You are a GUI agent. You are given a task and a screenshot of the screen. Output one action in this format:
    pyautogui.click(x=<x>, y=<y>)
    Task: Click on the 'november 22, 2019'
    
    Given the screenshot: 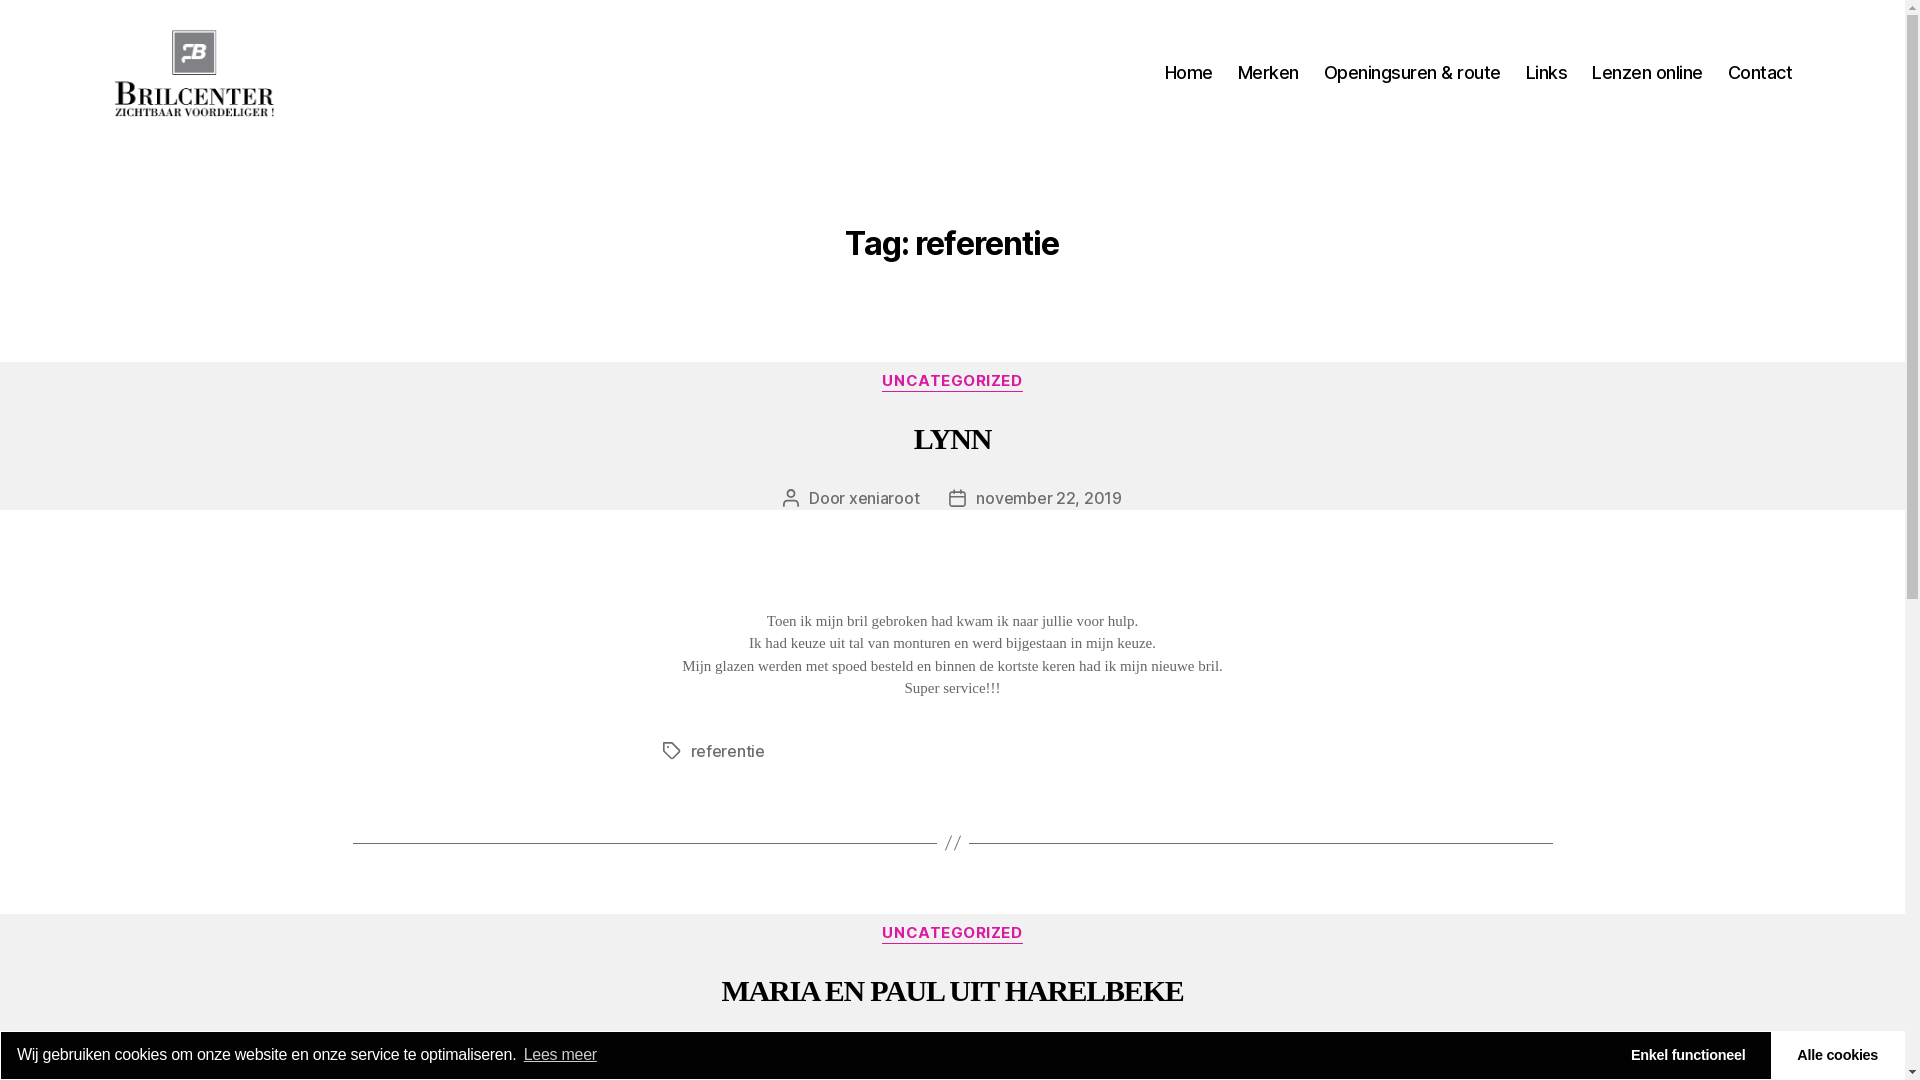 What is the action you would take?
    pyautogui.click(x=1047, y=496)
    